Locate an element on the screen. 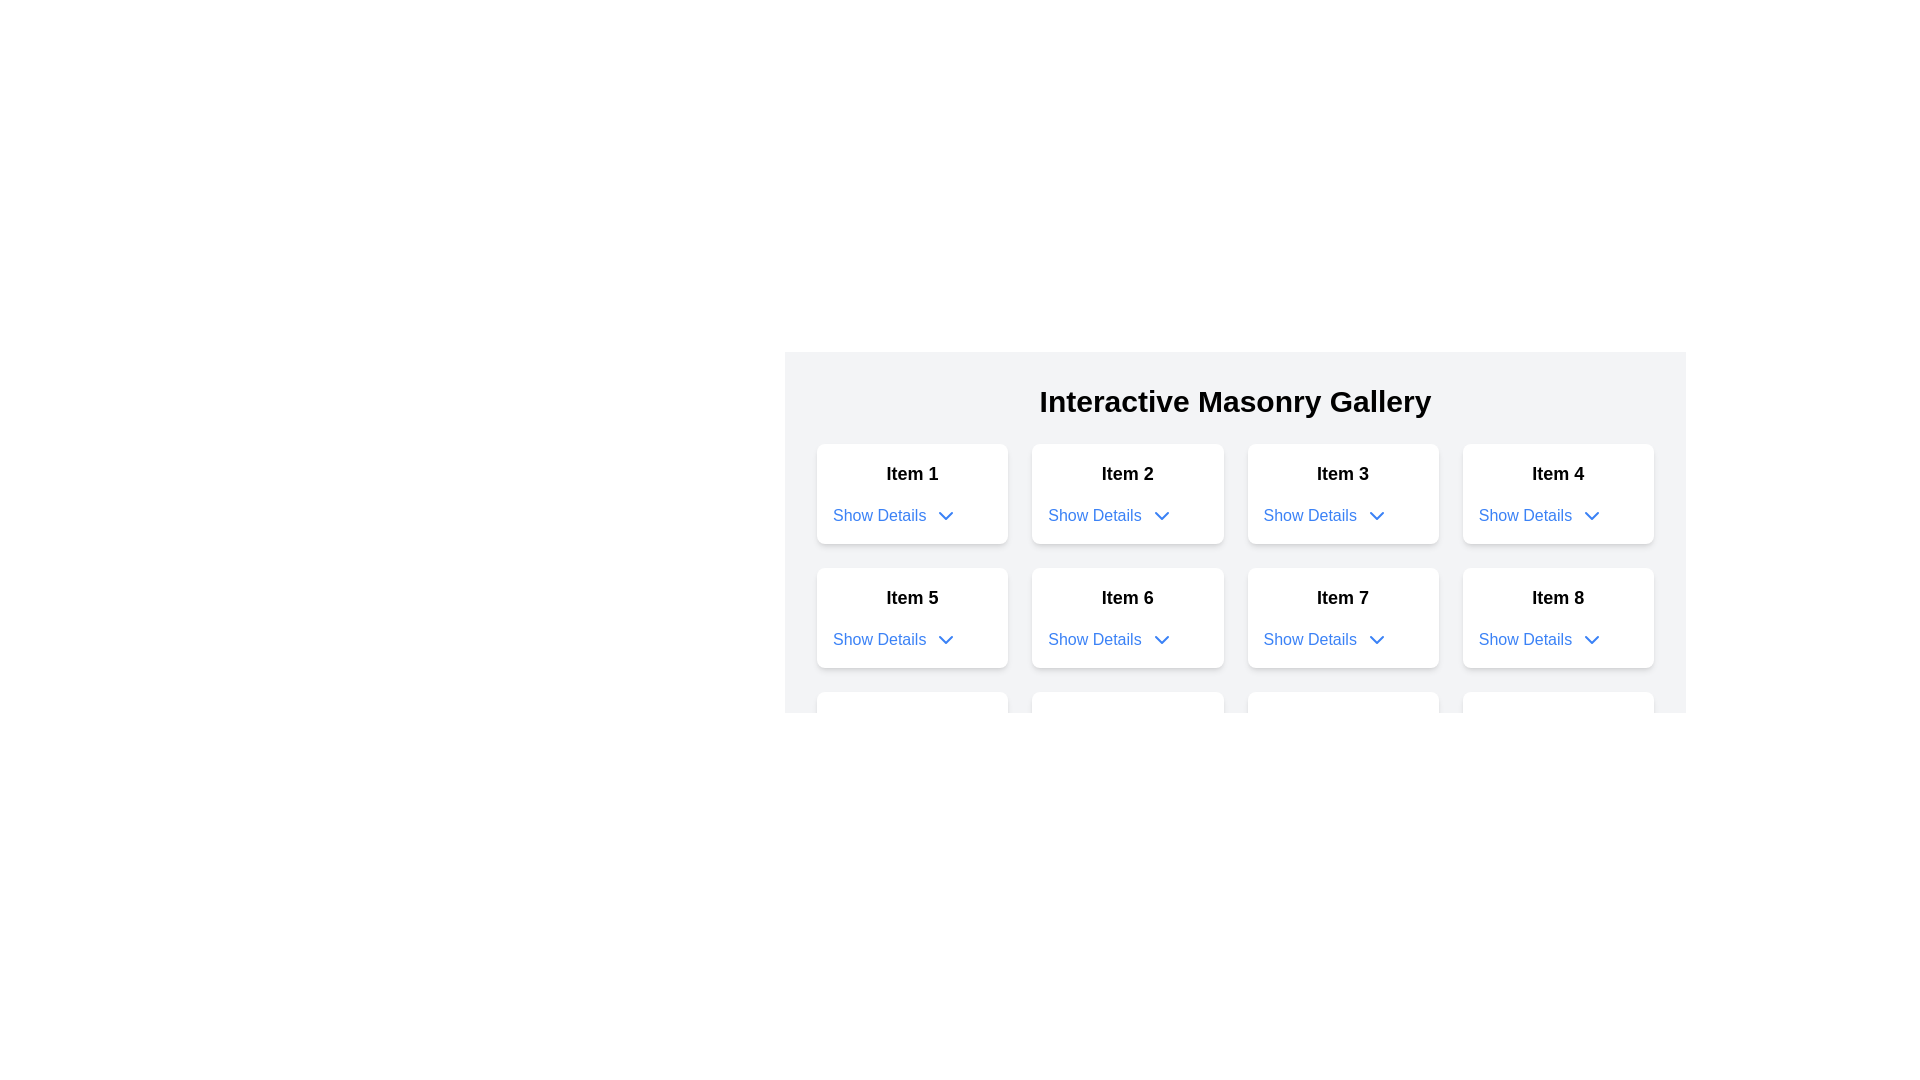  the text label 'Item 7', which is styled prominently and serves as the title in the seventh card of the masonry grid layout is located at coordinates (1343, 596).